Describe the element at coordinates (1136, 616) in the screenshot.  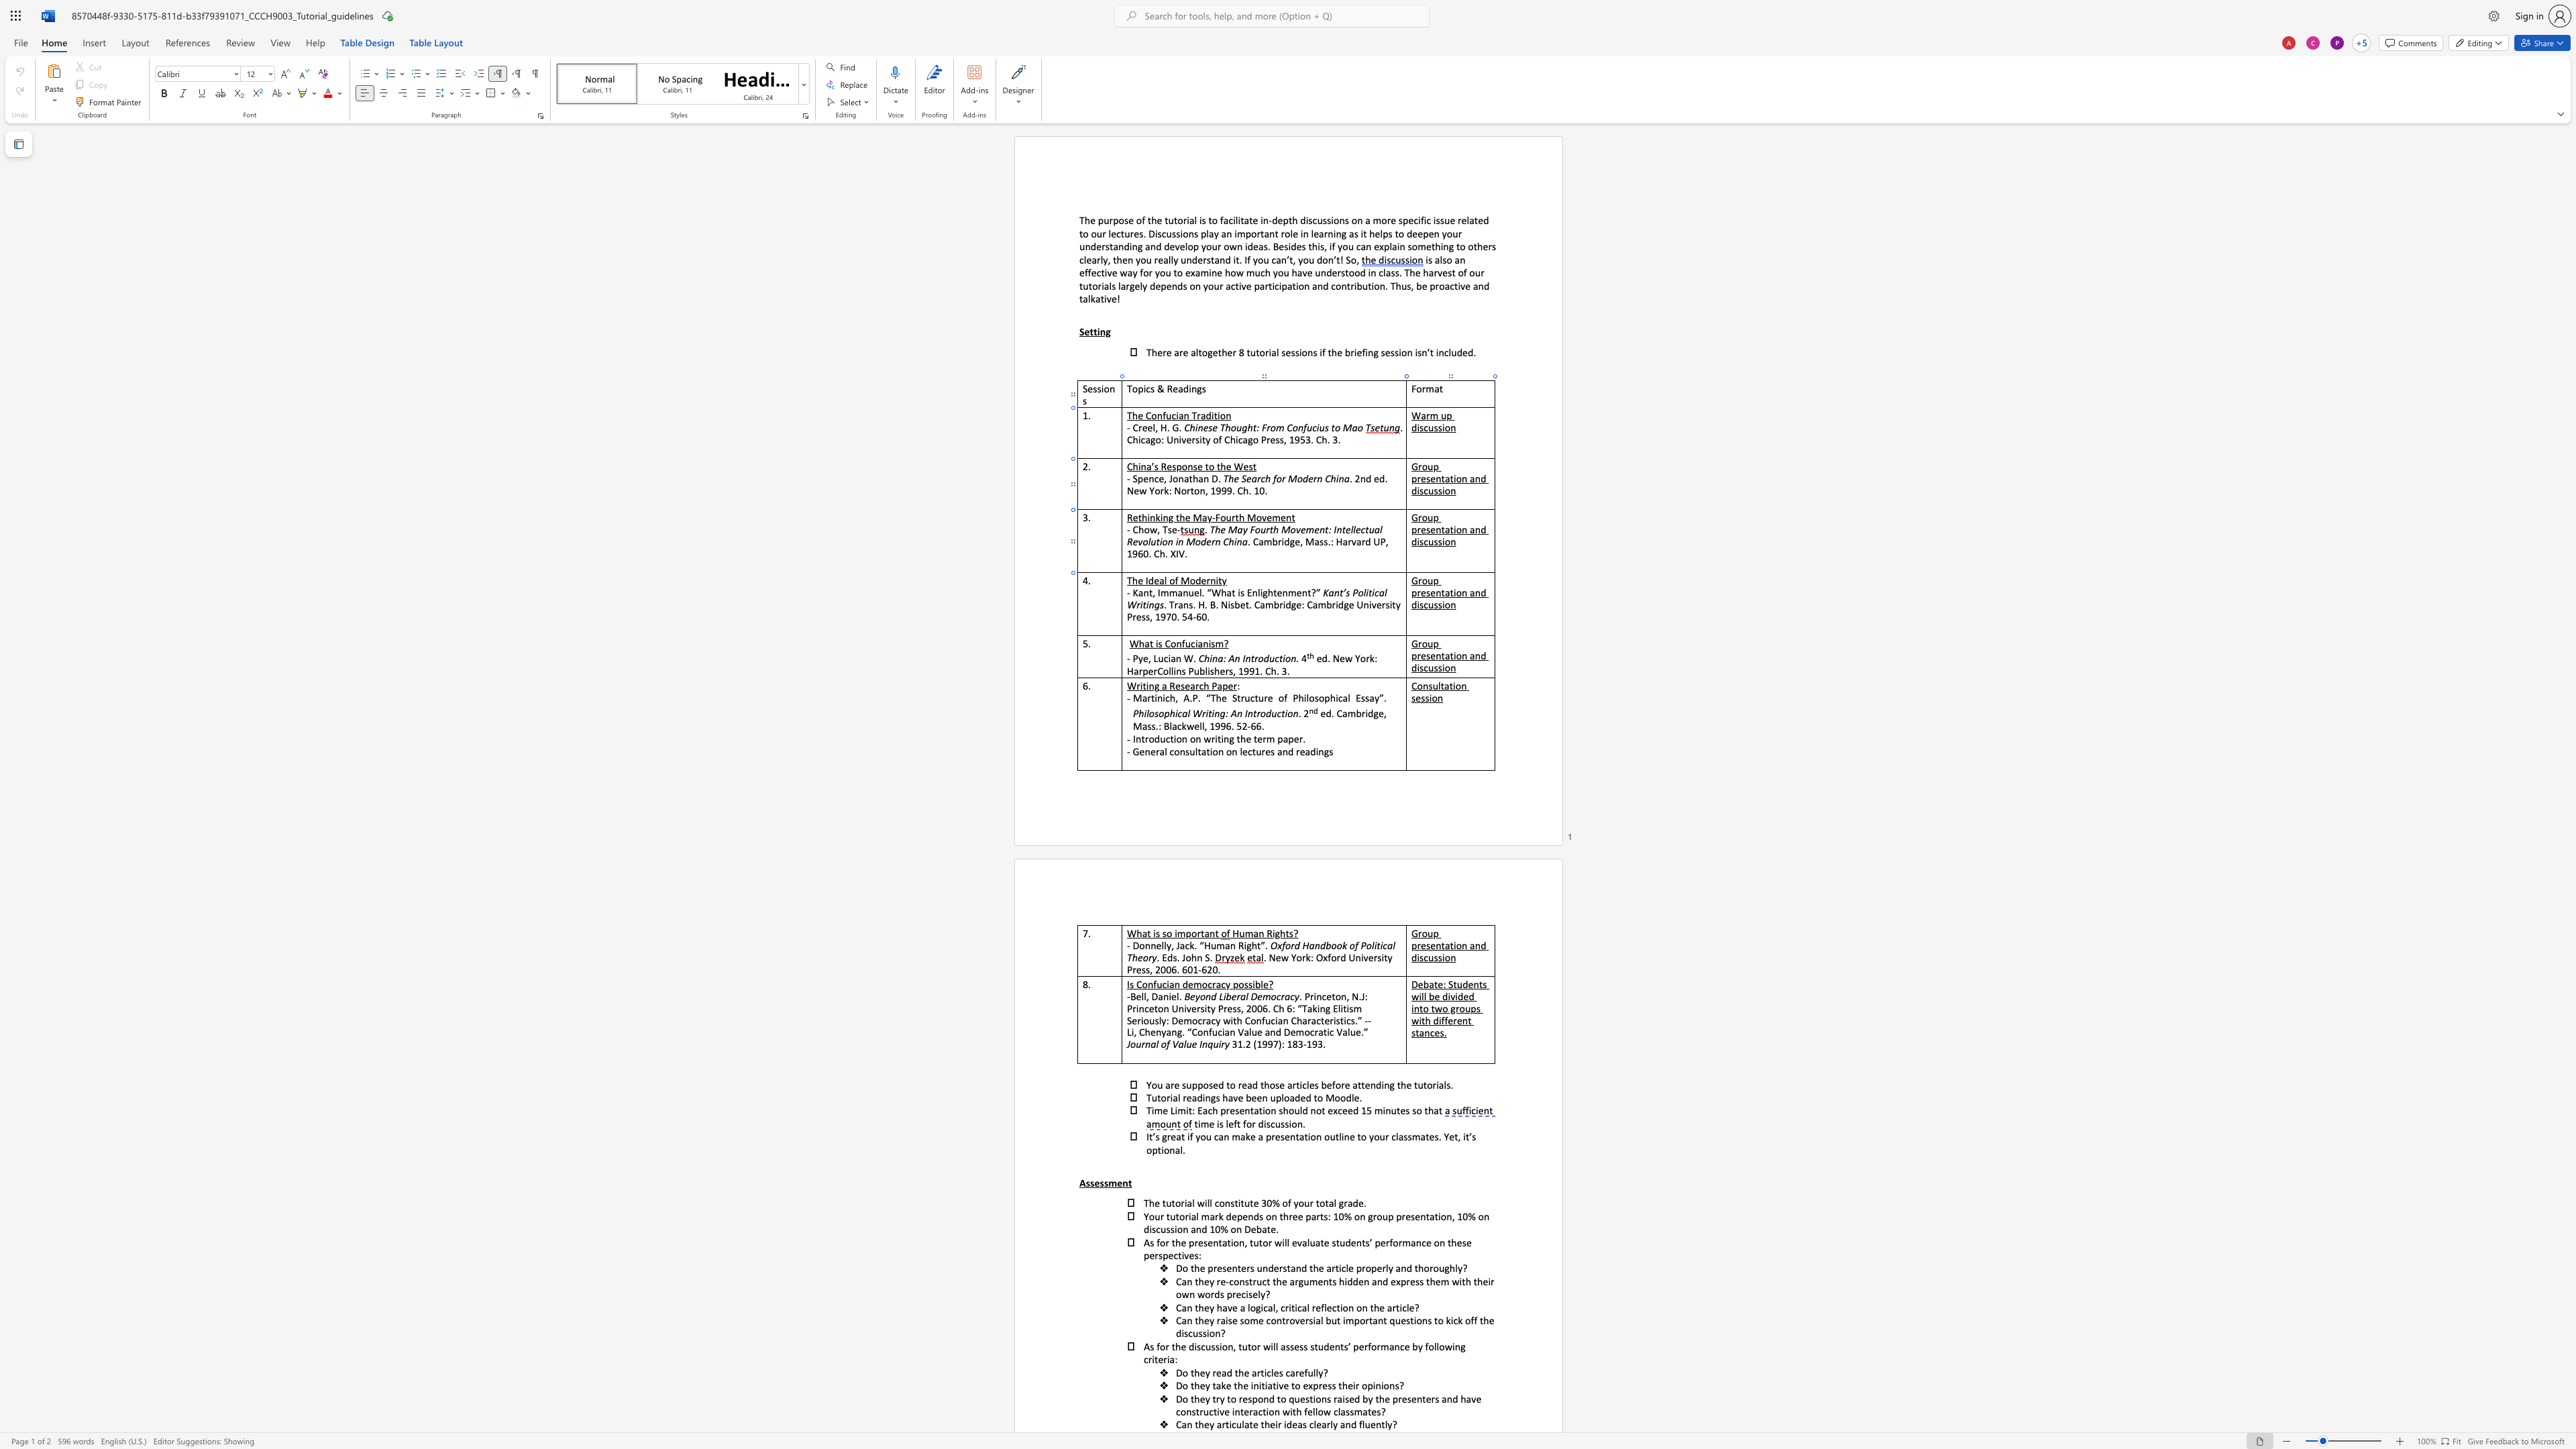
I see `the space between the continuous character "r" and "e" in the text` at that location.